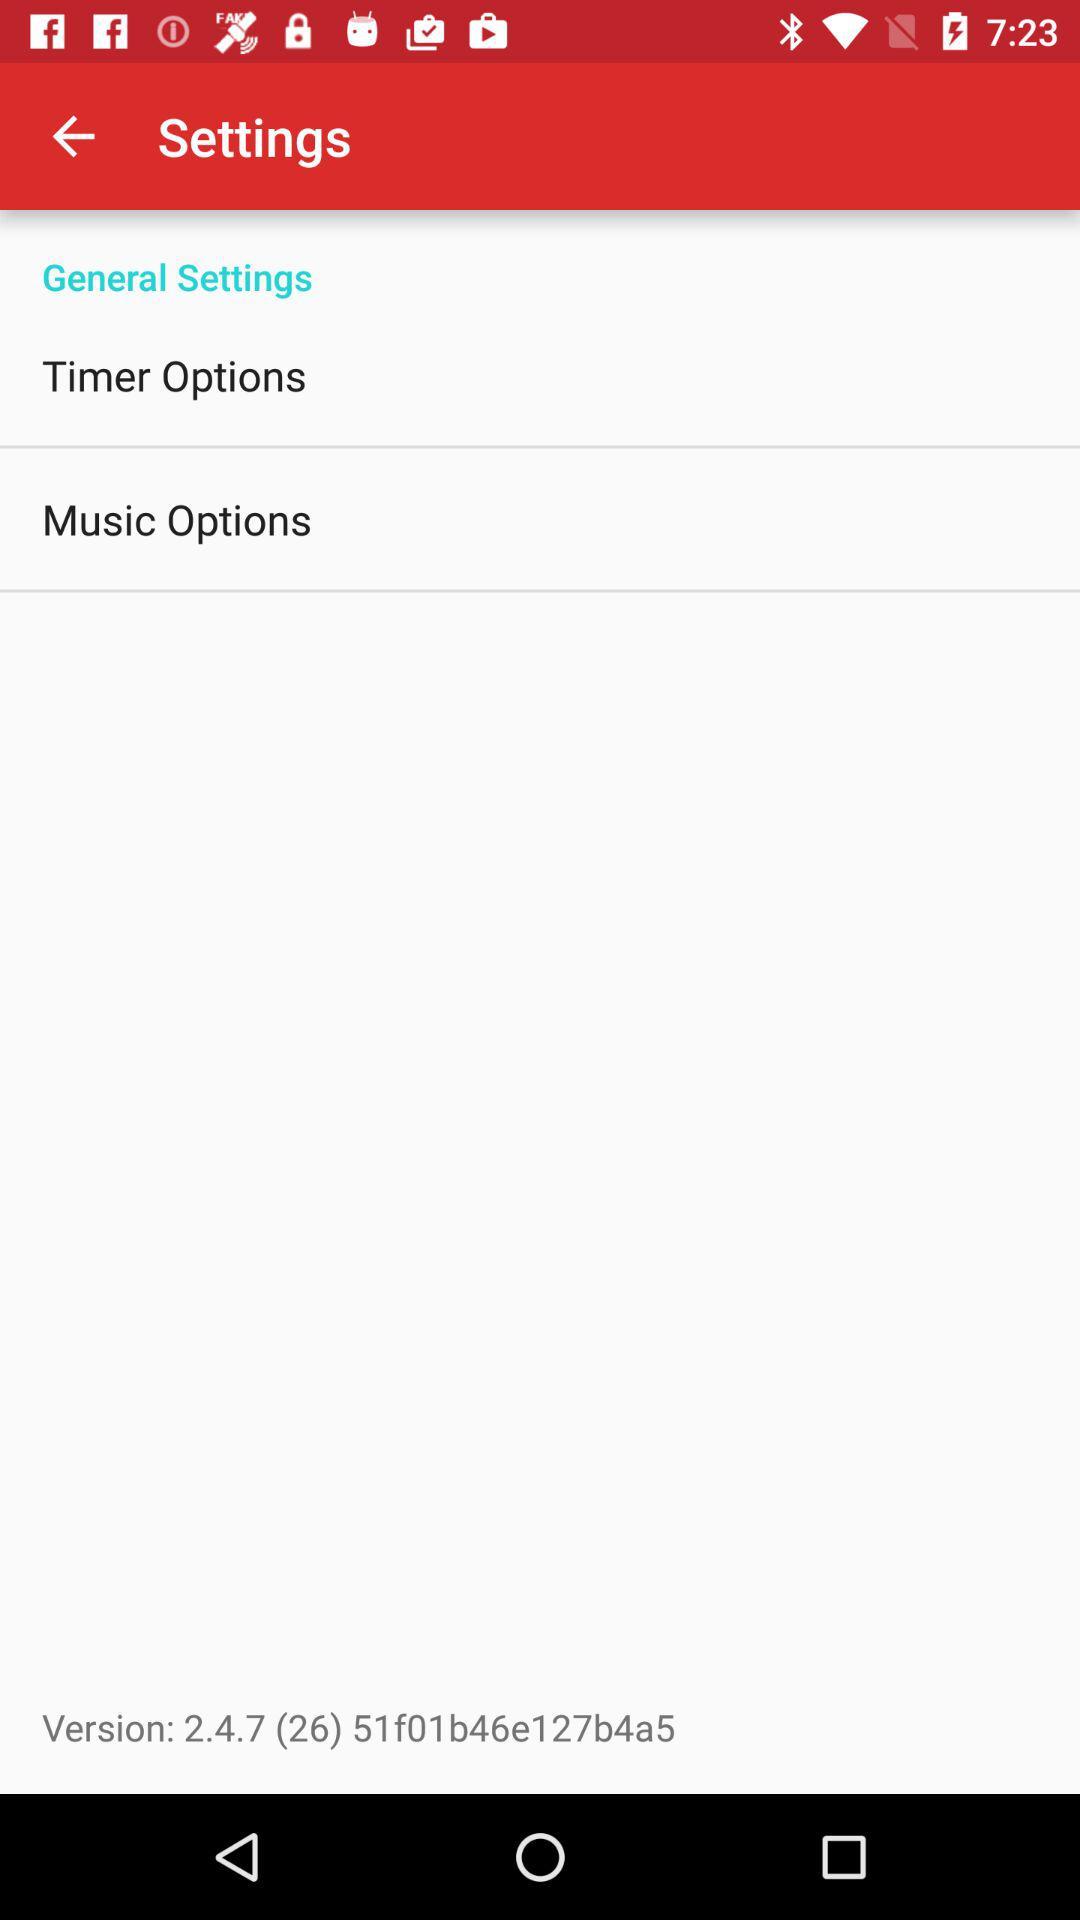  Describe the element at coordinates (173, 374) in the screenshot. I see `the item below general settings icon` at that location.